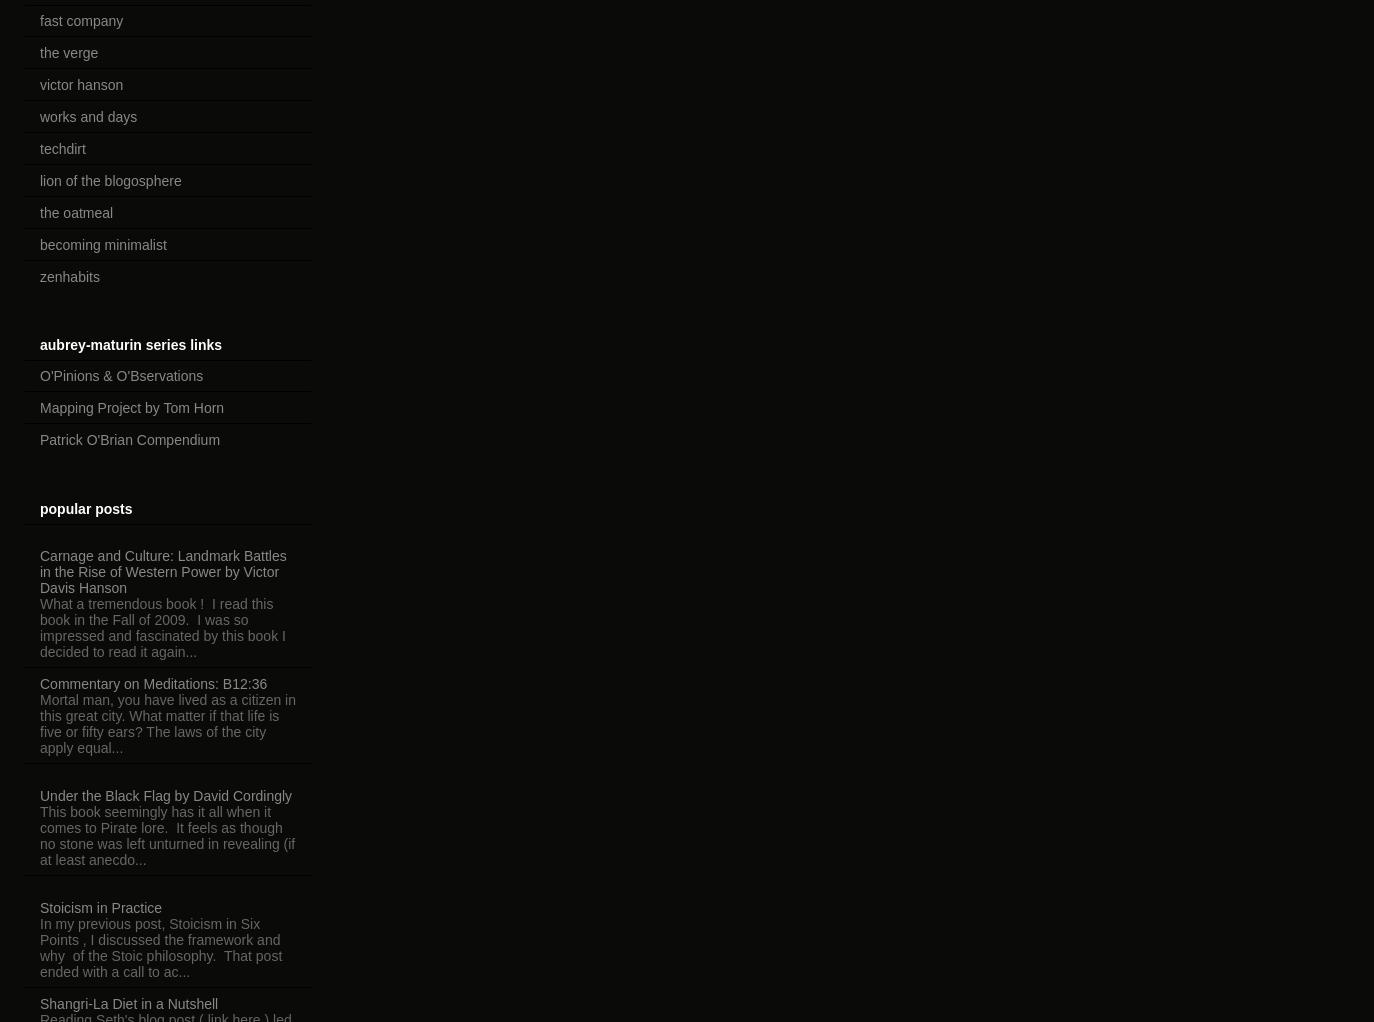 This screenshot has height=1022, width=1374. I want to click on 'Carnage and Culture: Landmark Battles in the Rise of Western Power by Victor Davis Hanson', so click(38, 570).